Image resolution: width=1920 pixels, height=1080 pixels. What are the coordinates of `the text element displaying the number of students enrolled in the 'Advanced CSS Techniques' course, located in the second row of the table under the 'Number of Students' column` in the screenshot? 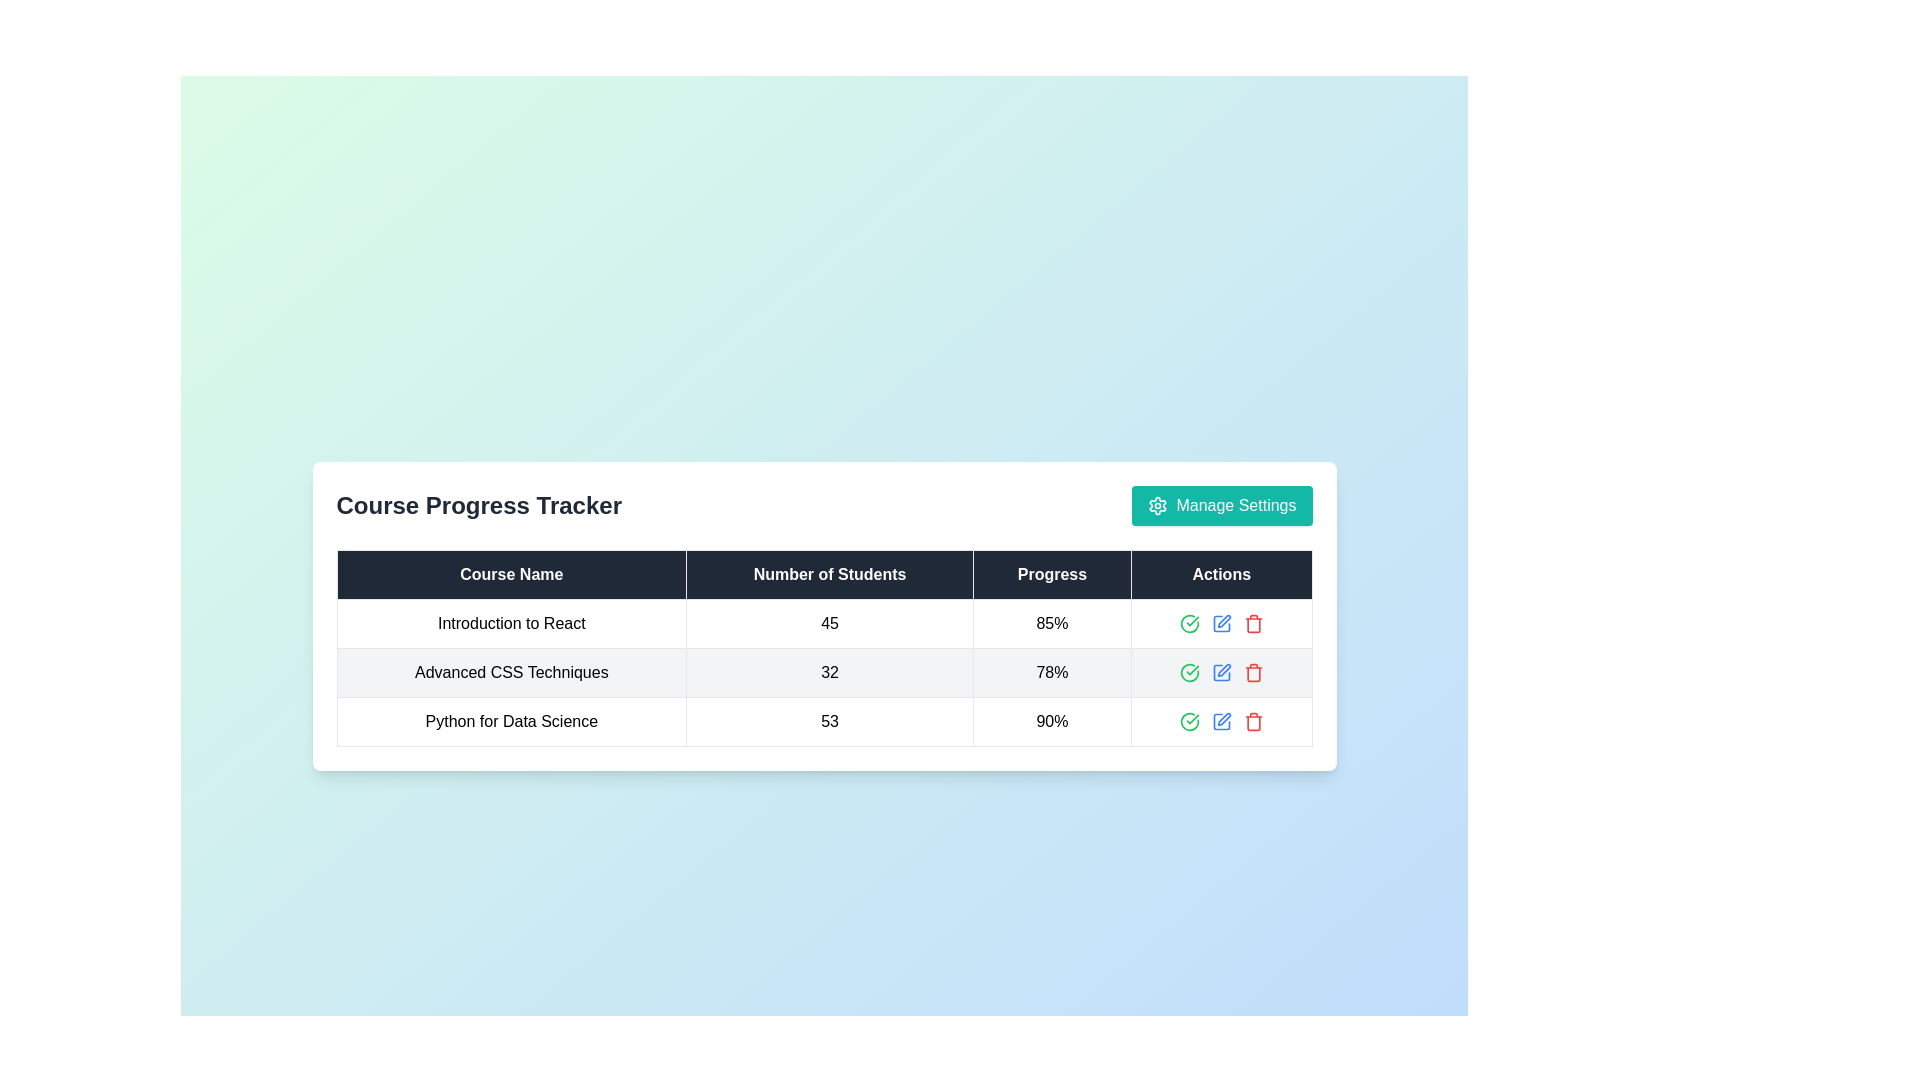 It's located at (830, 672).